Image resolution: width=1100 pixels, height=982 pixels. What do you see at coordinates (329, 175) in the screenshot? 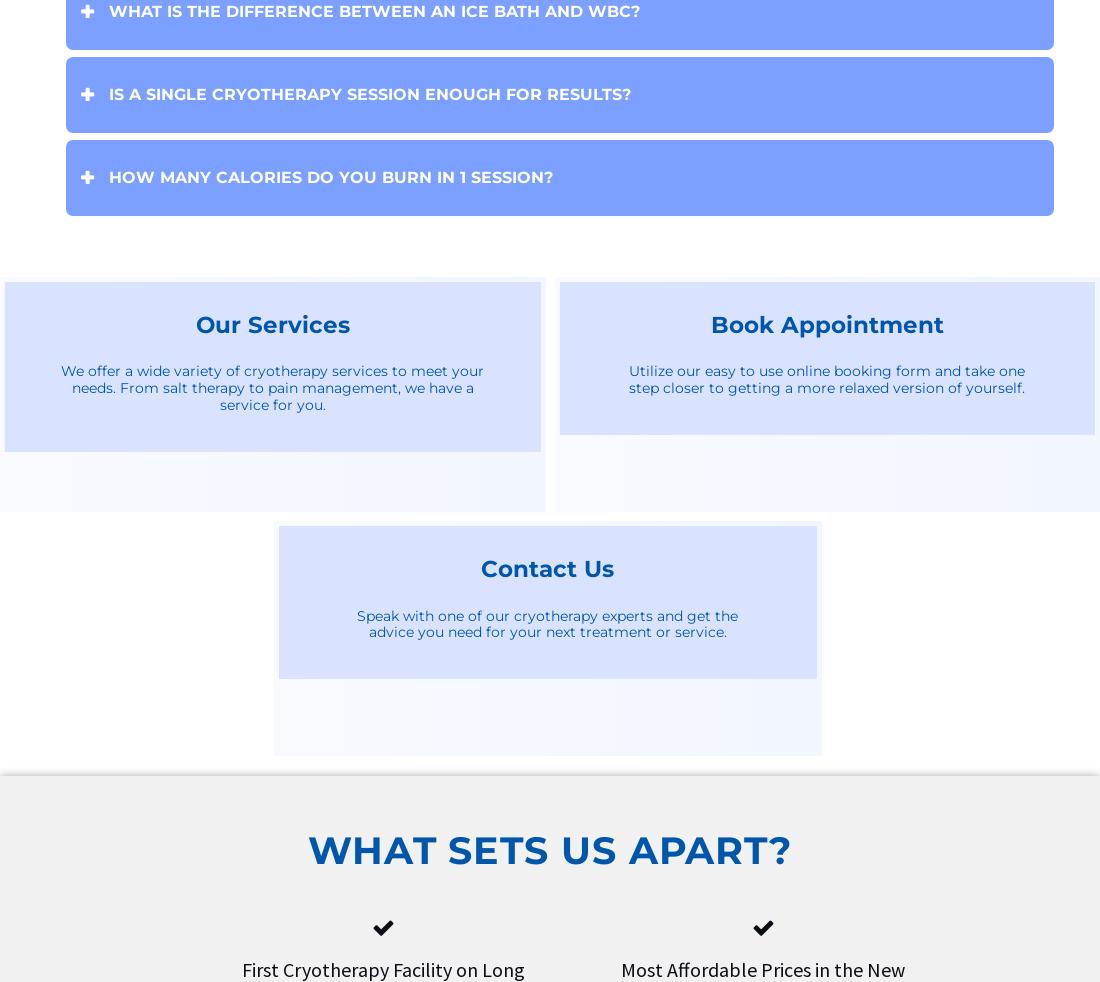
I see `'How many calories do you burn in 1 session?'` at bounding box center [329, 175].